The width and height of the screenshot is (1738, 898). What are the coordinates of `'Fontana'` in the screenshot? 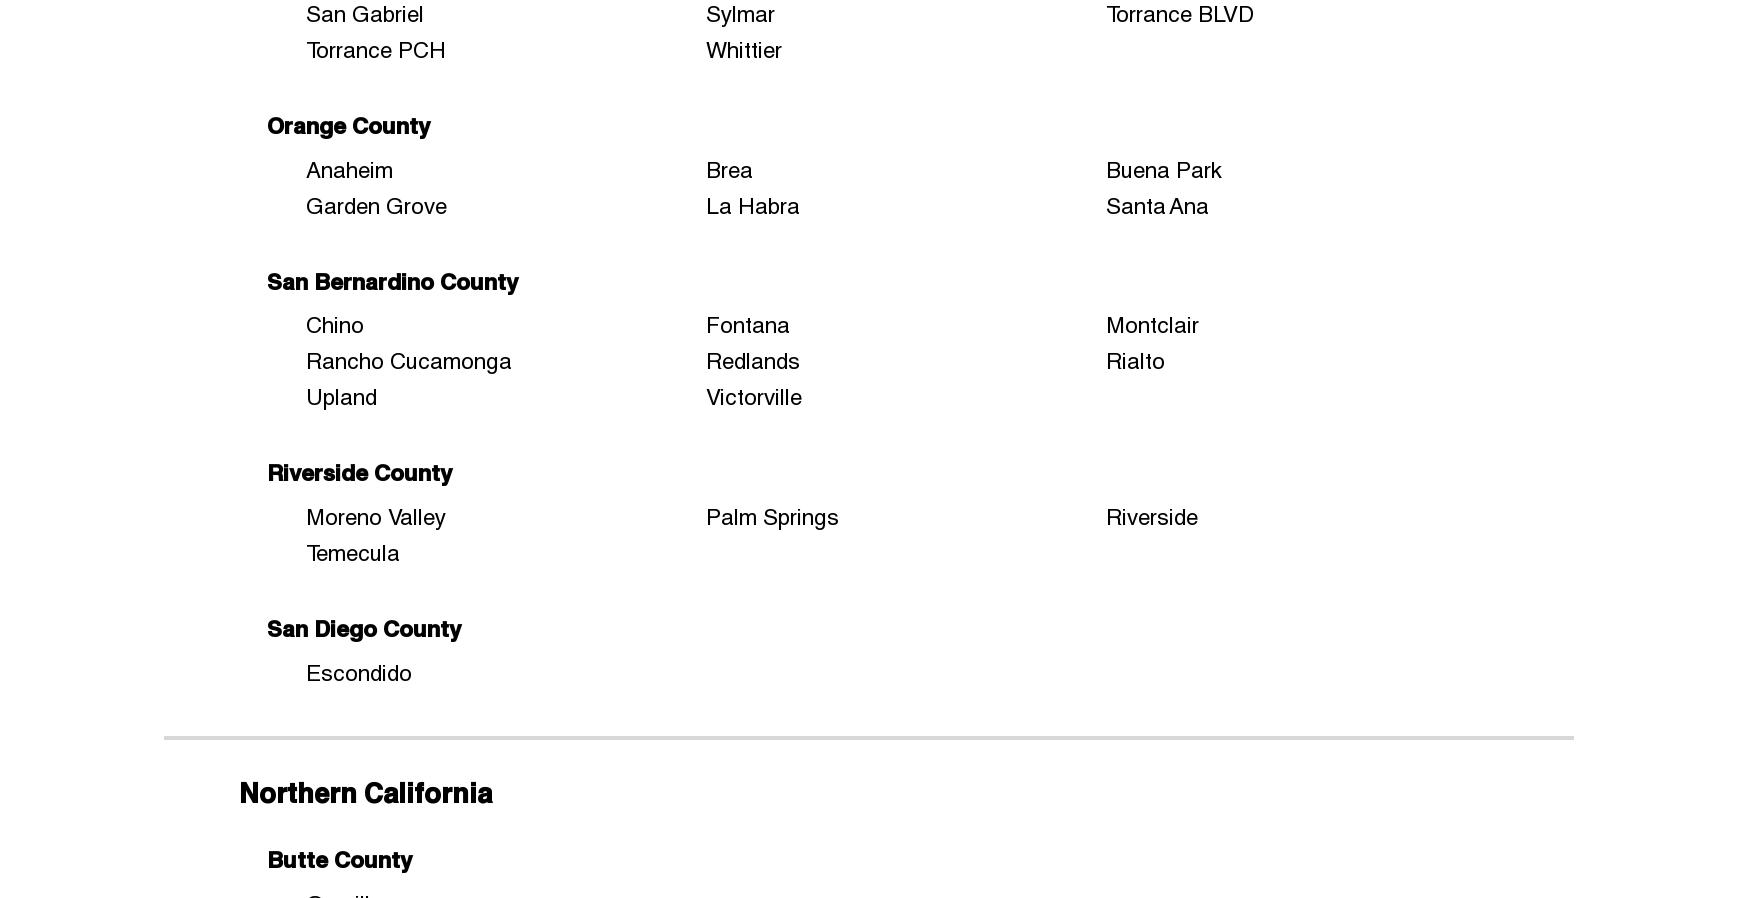 It's located at (748, 324).